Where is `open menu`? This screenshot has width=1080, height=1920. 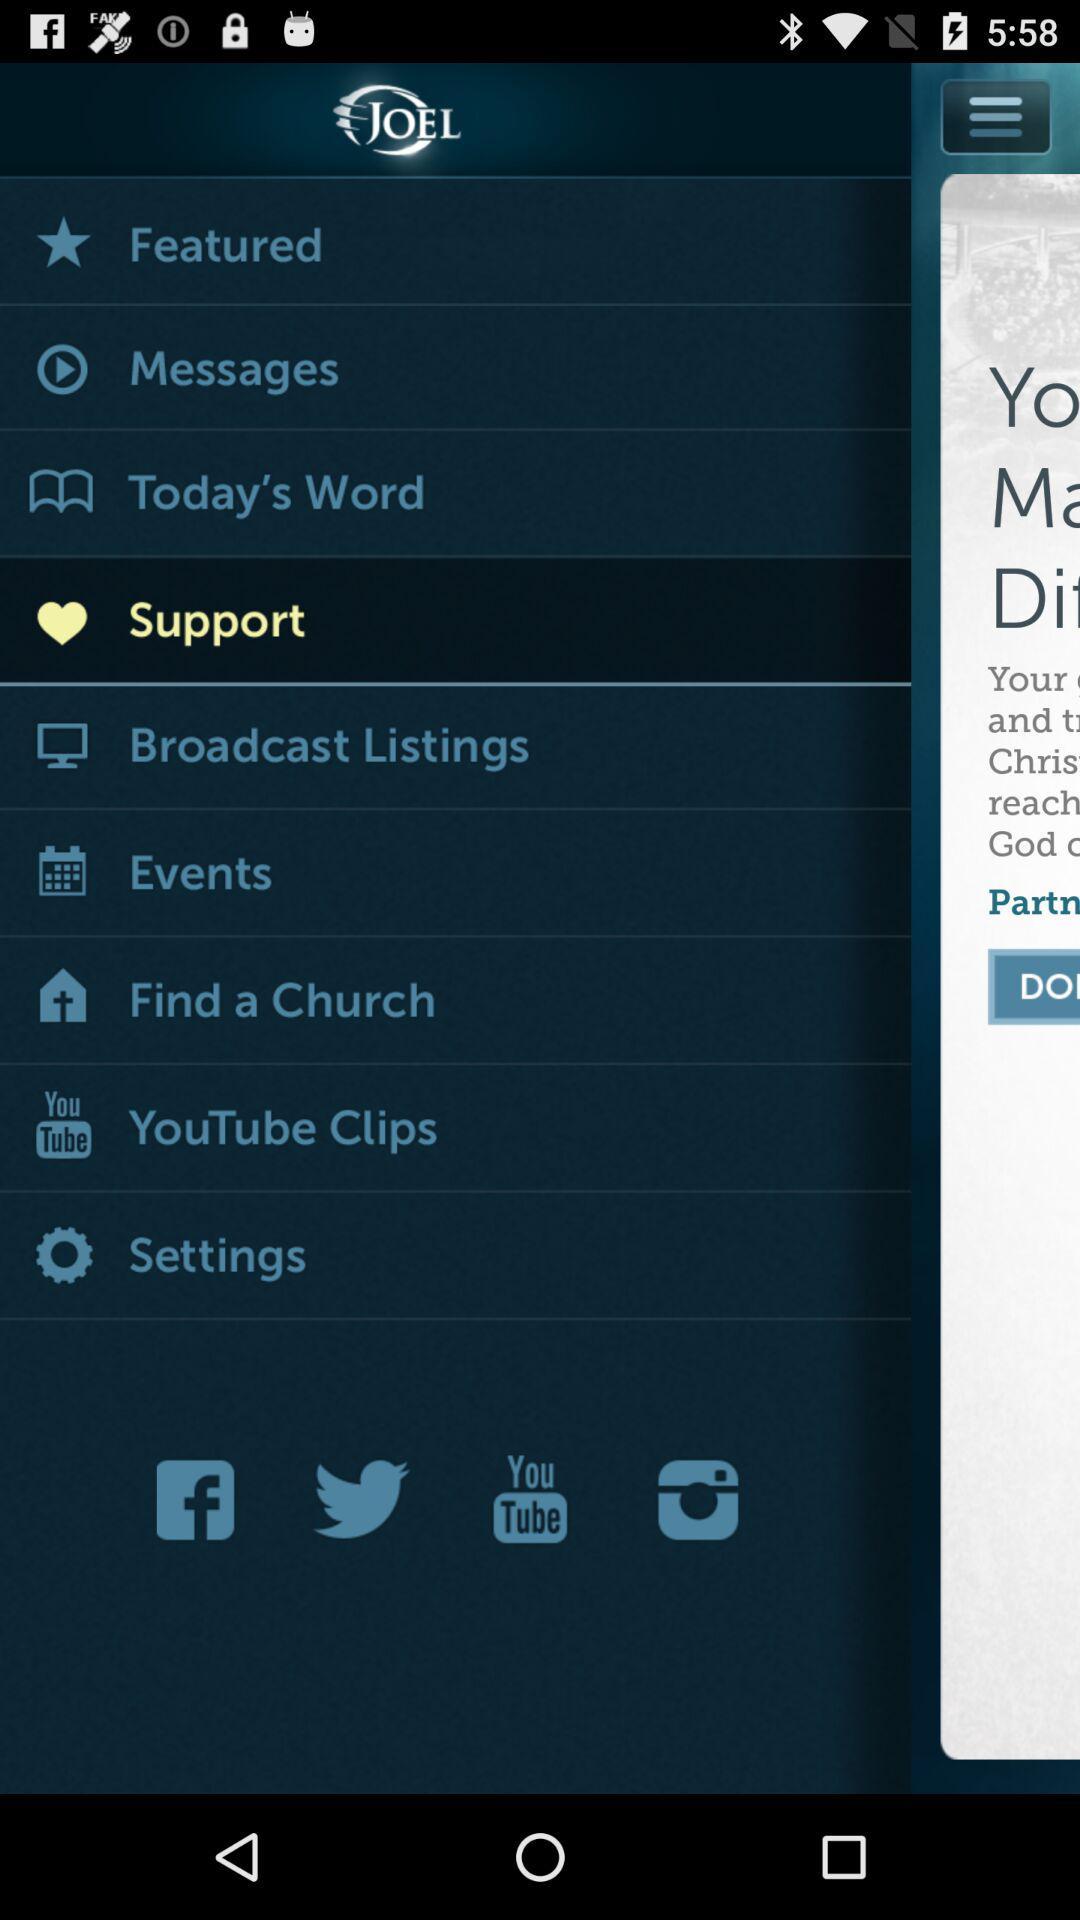 open menu is located at coordinates (995, 161).